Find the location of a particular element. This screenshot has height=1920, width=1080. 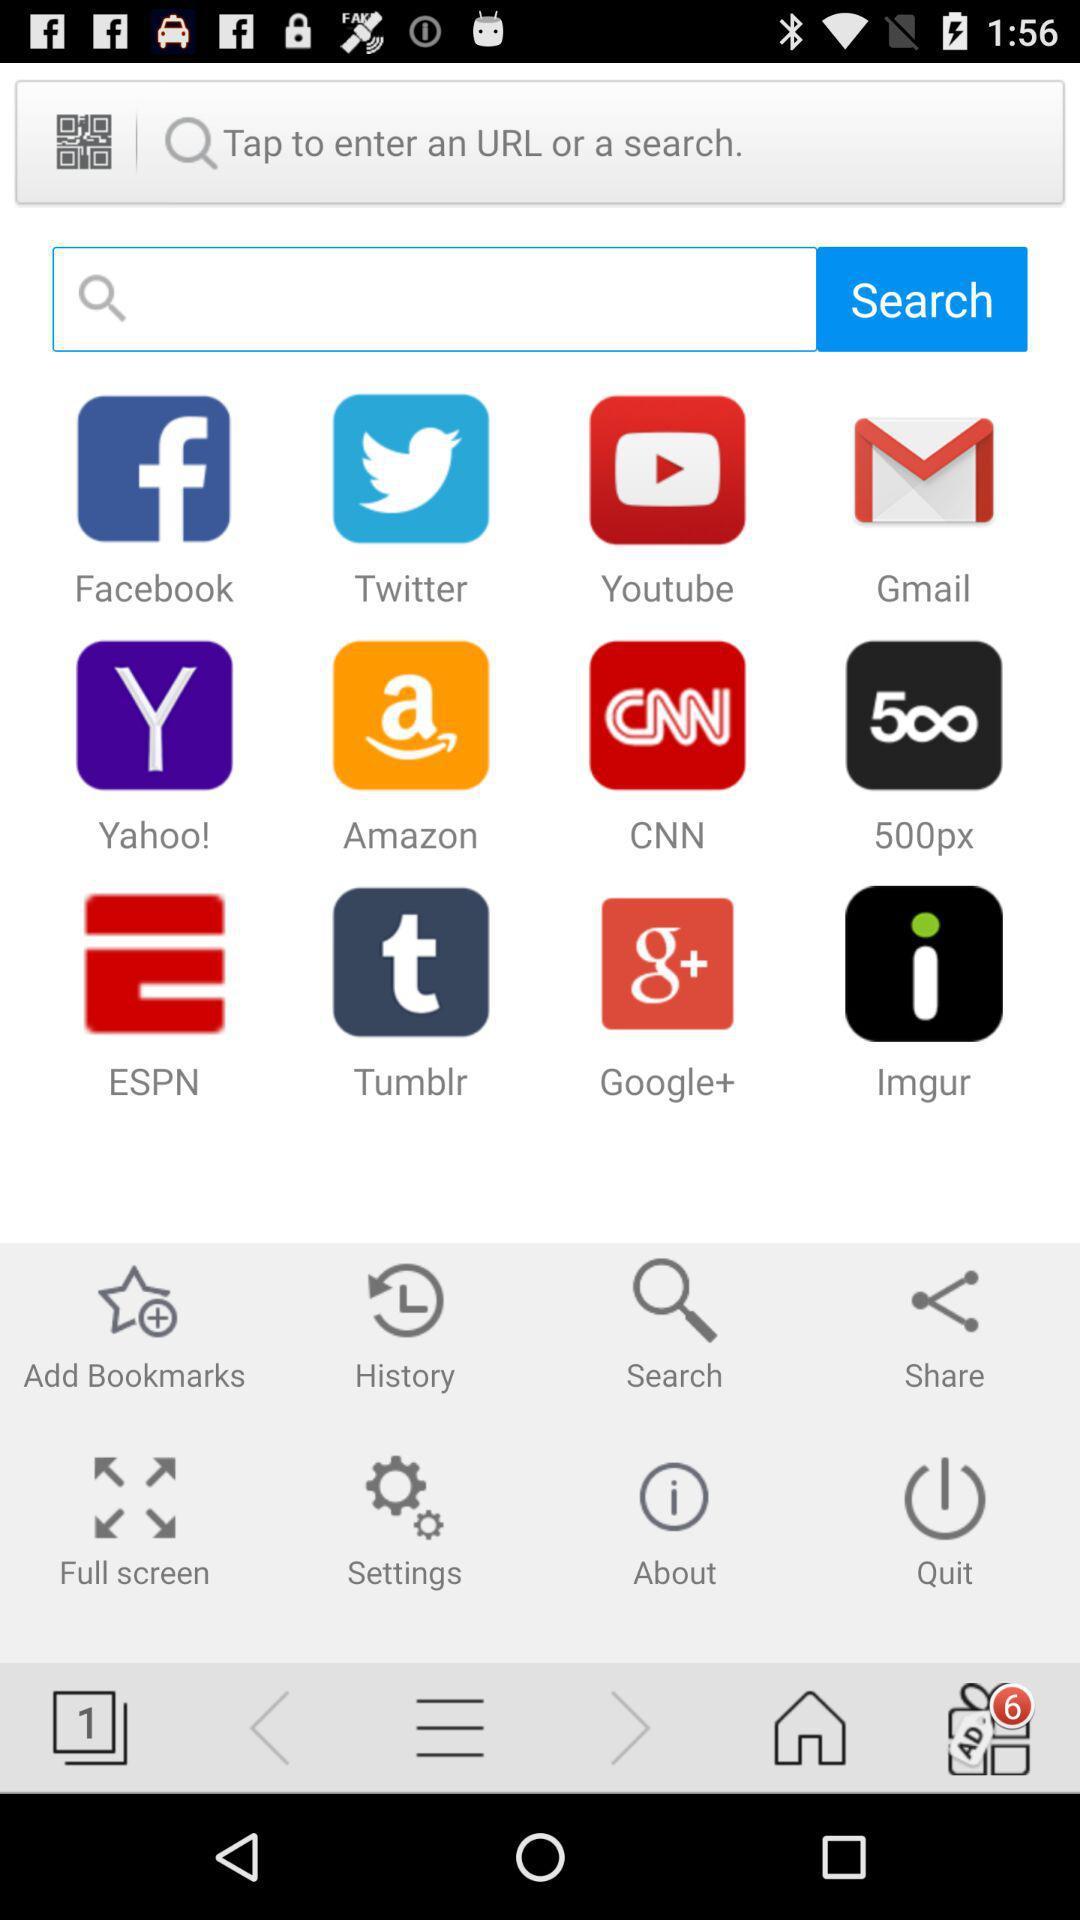

search term is located at coordinates (434, 298).